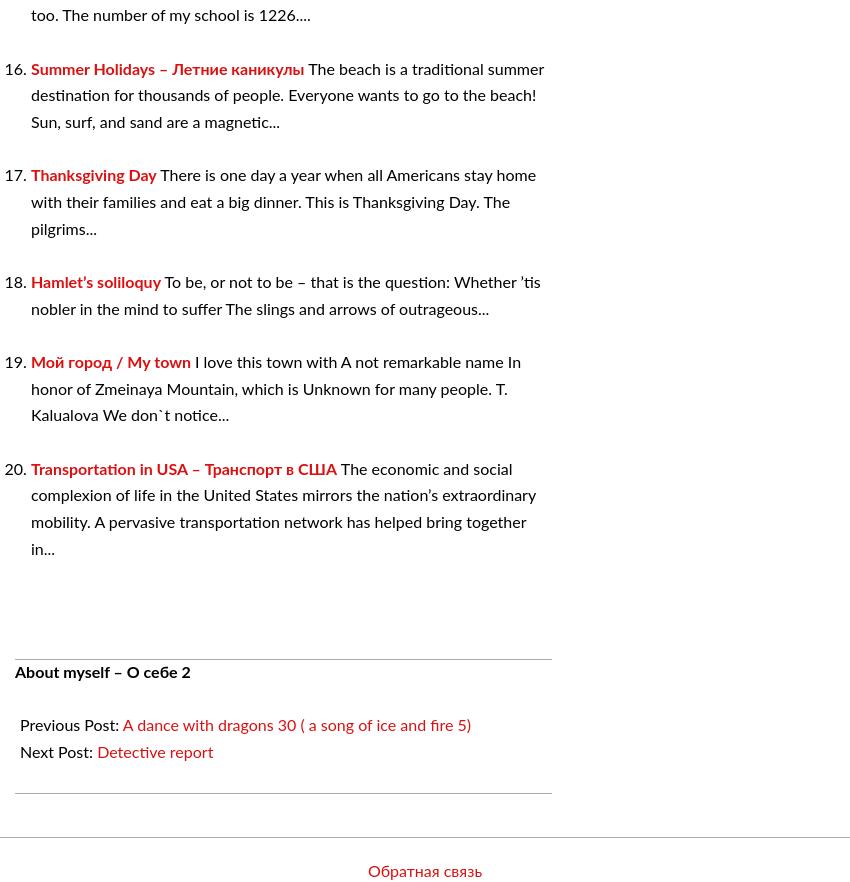  I want to click on 'A dance with dragons 30 ( a song of ice and fire 5)', so click(120, 724).